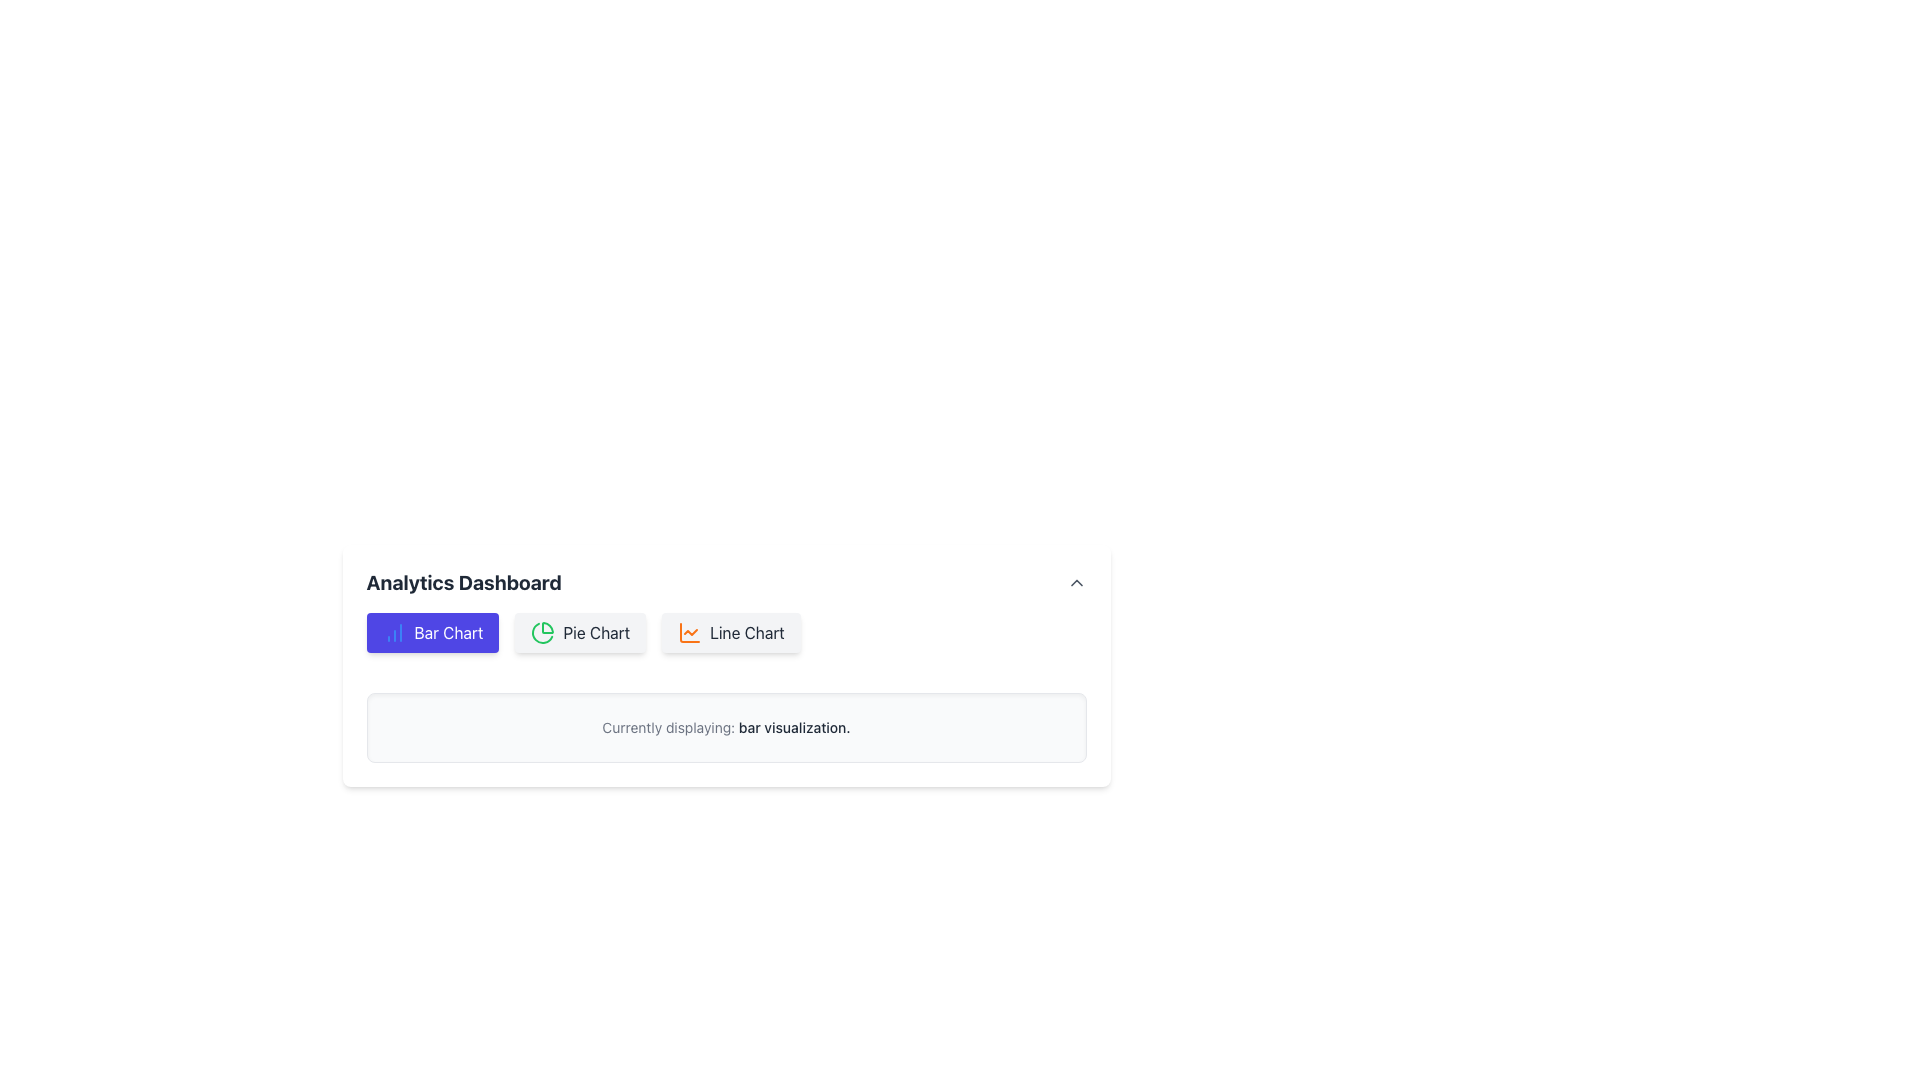 This screenshot has width=1920, height=1080. I want to click on the 'Bar Chart' button which contains the text label, so click(447, 632).